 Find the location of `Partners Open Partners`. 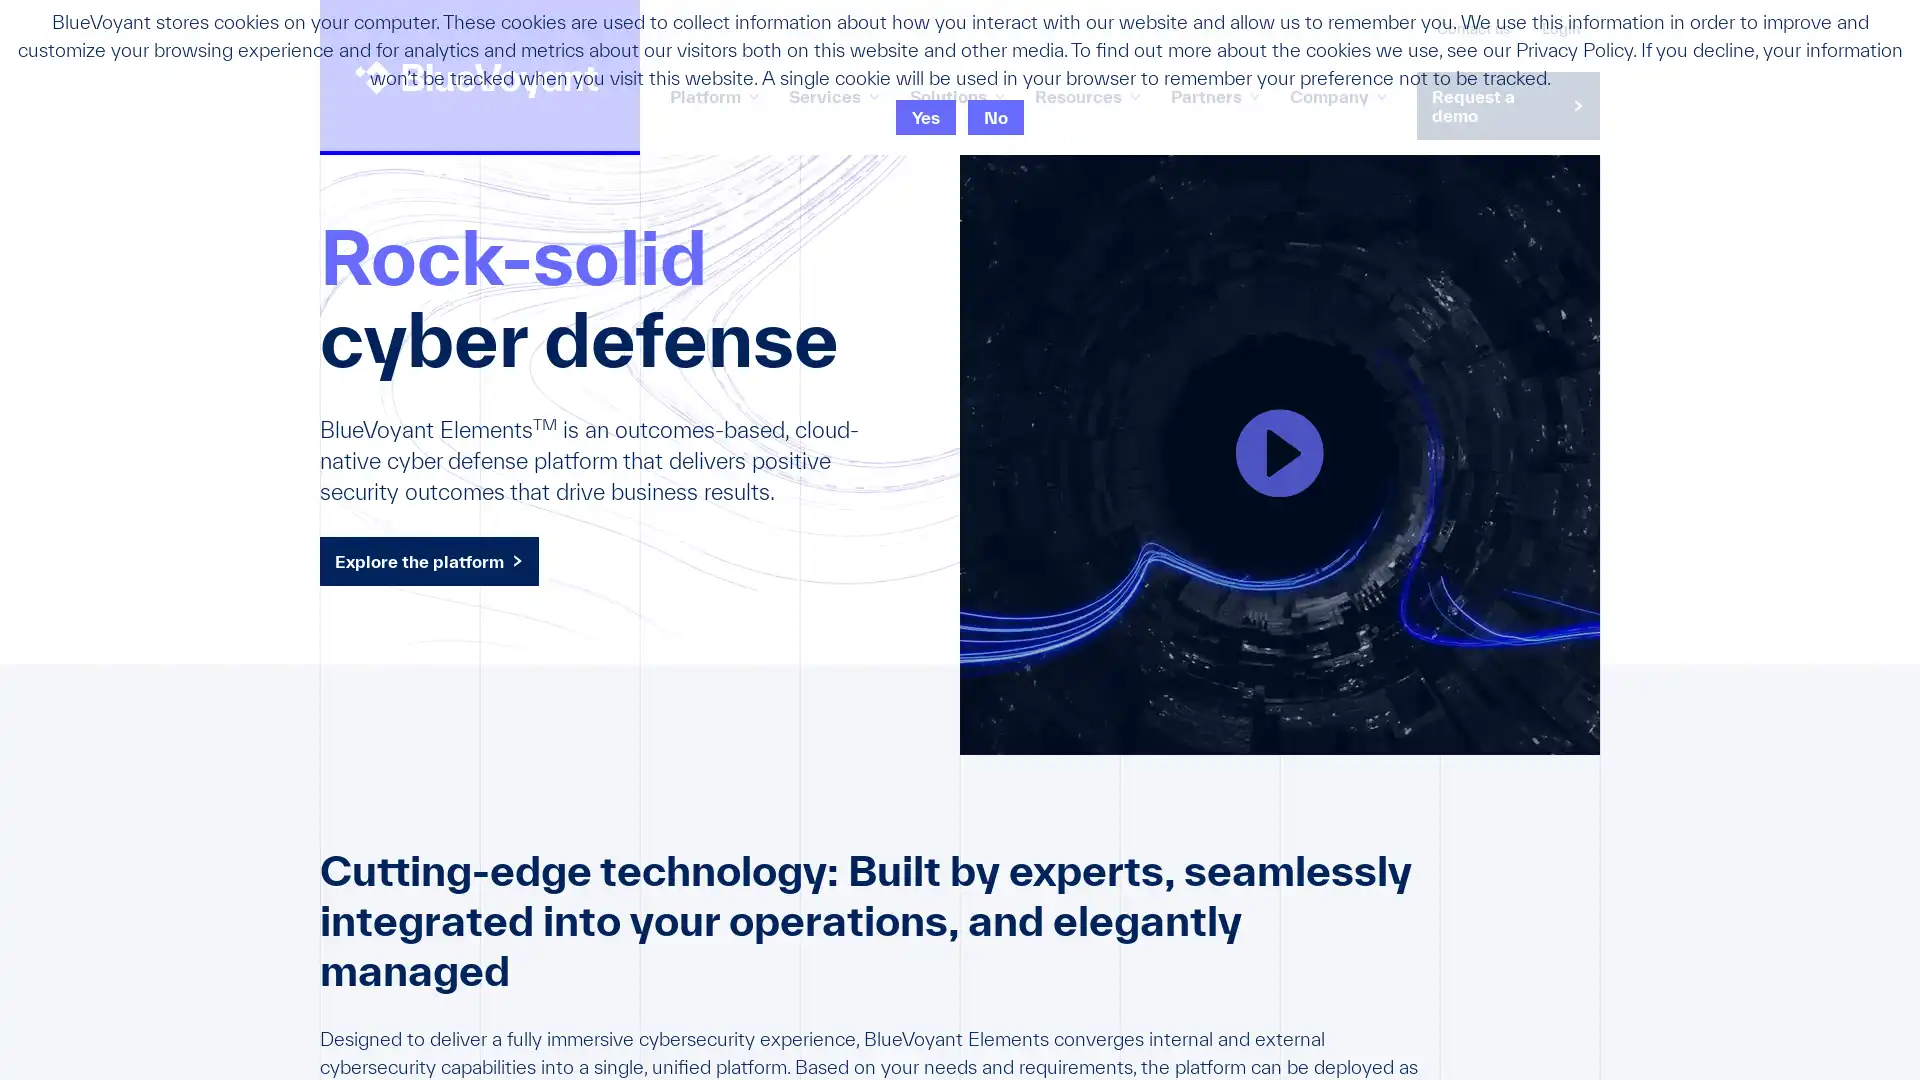

Partners Open Partners is located at coordinates (1213, 95).